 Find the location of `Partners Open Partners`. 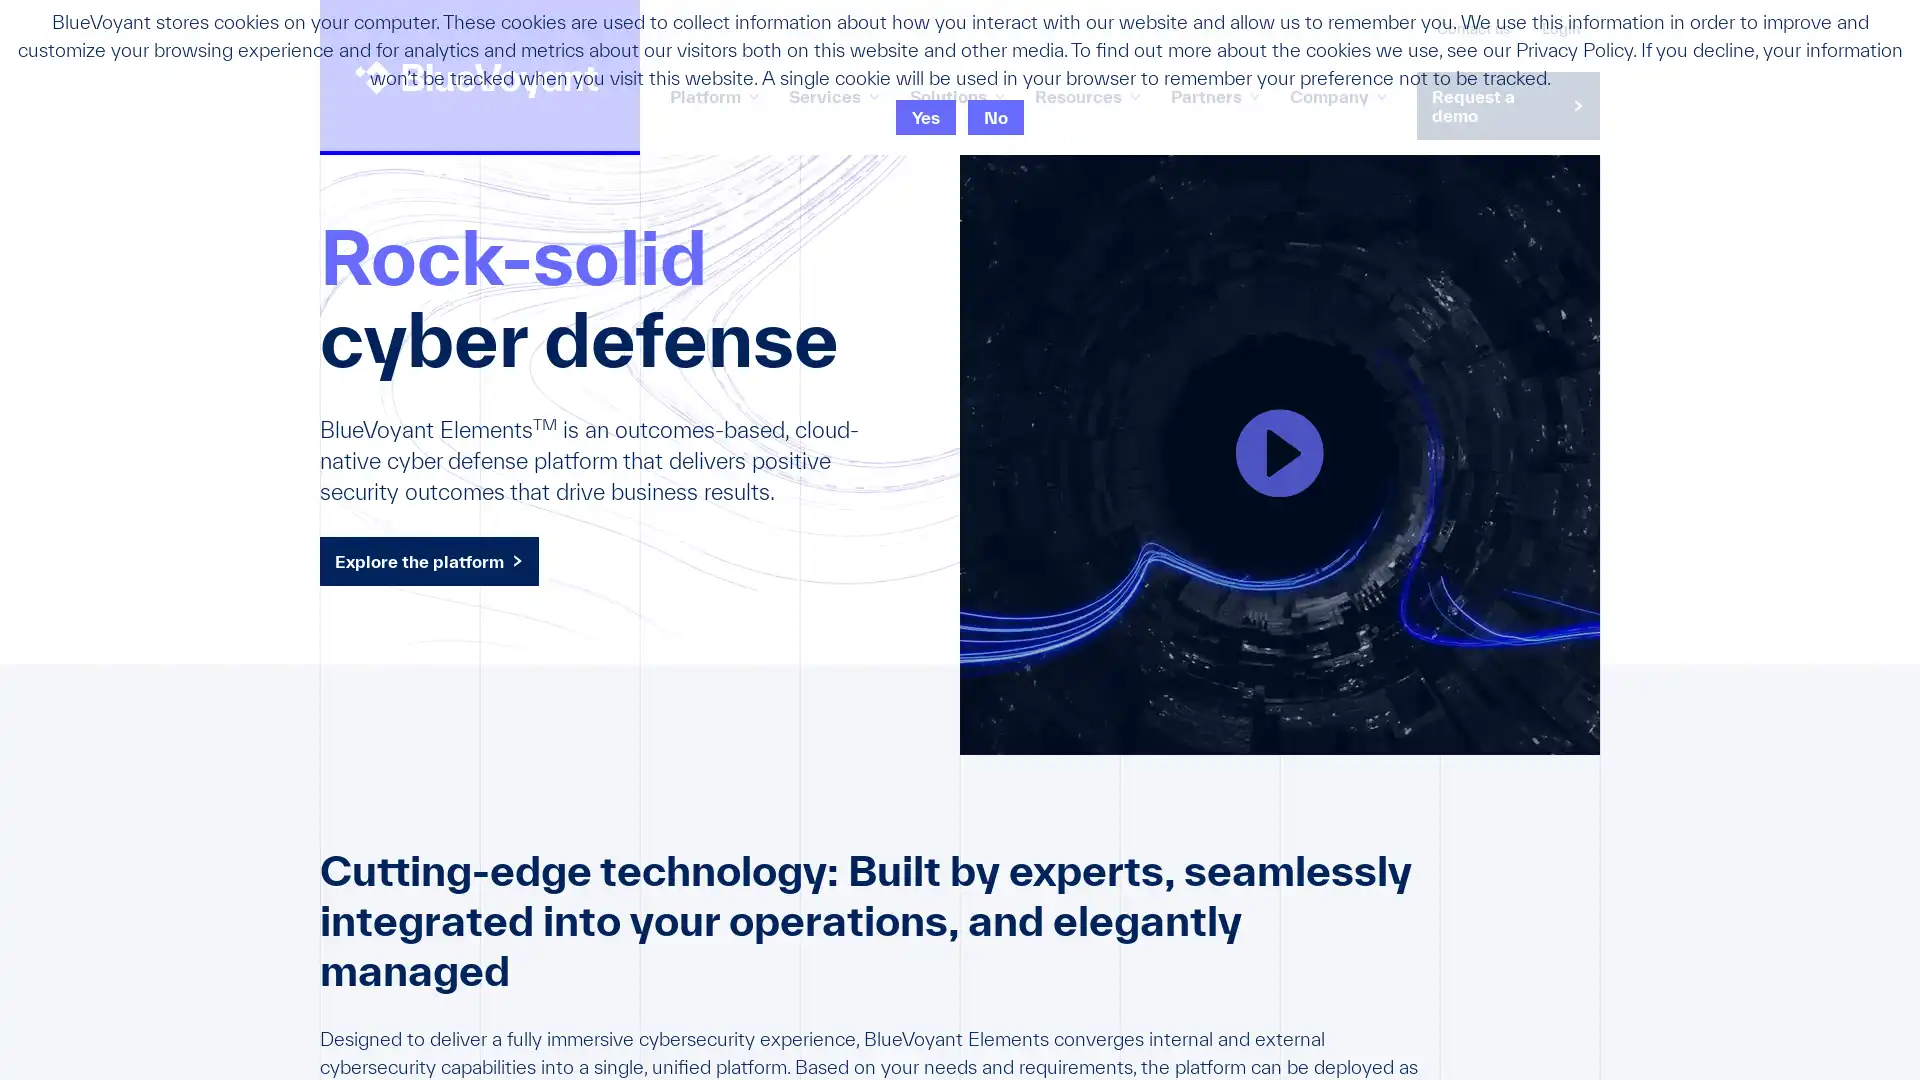

Partners Open Partners is located at coordinates (1213, 95).